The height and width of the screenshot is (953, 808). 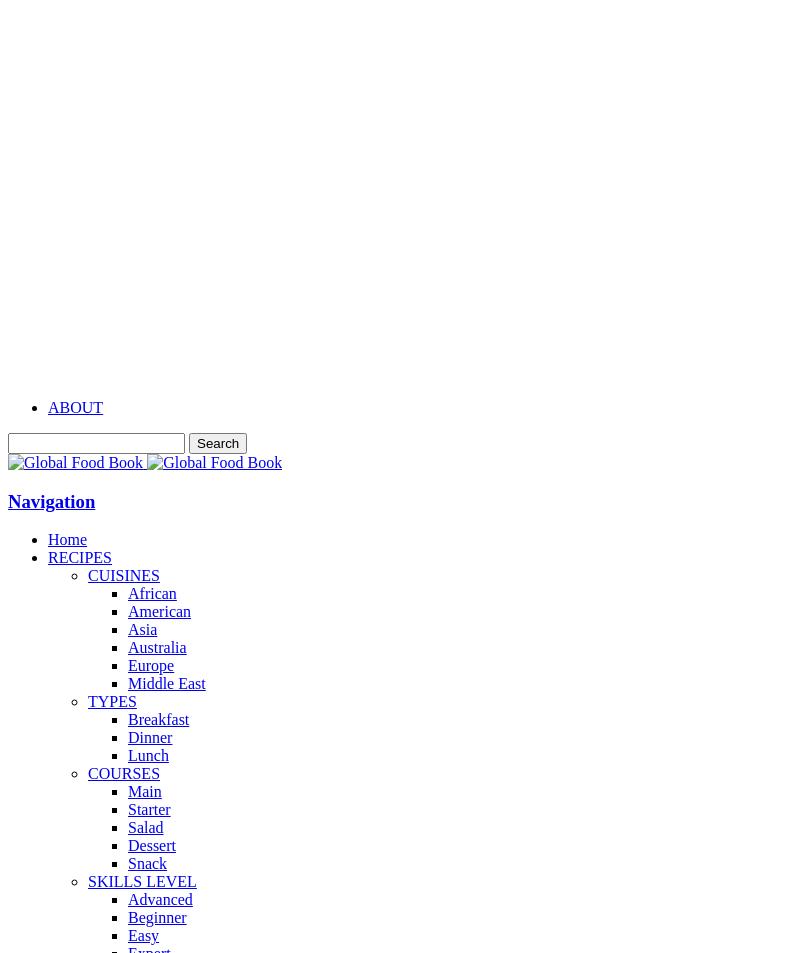 What do you see at coordinates (165, 683) in the screenshot?
I see `'Middle East'` at bounding box center [165, 683].